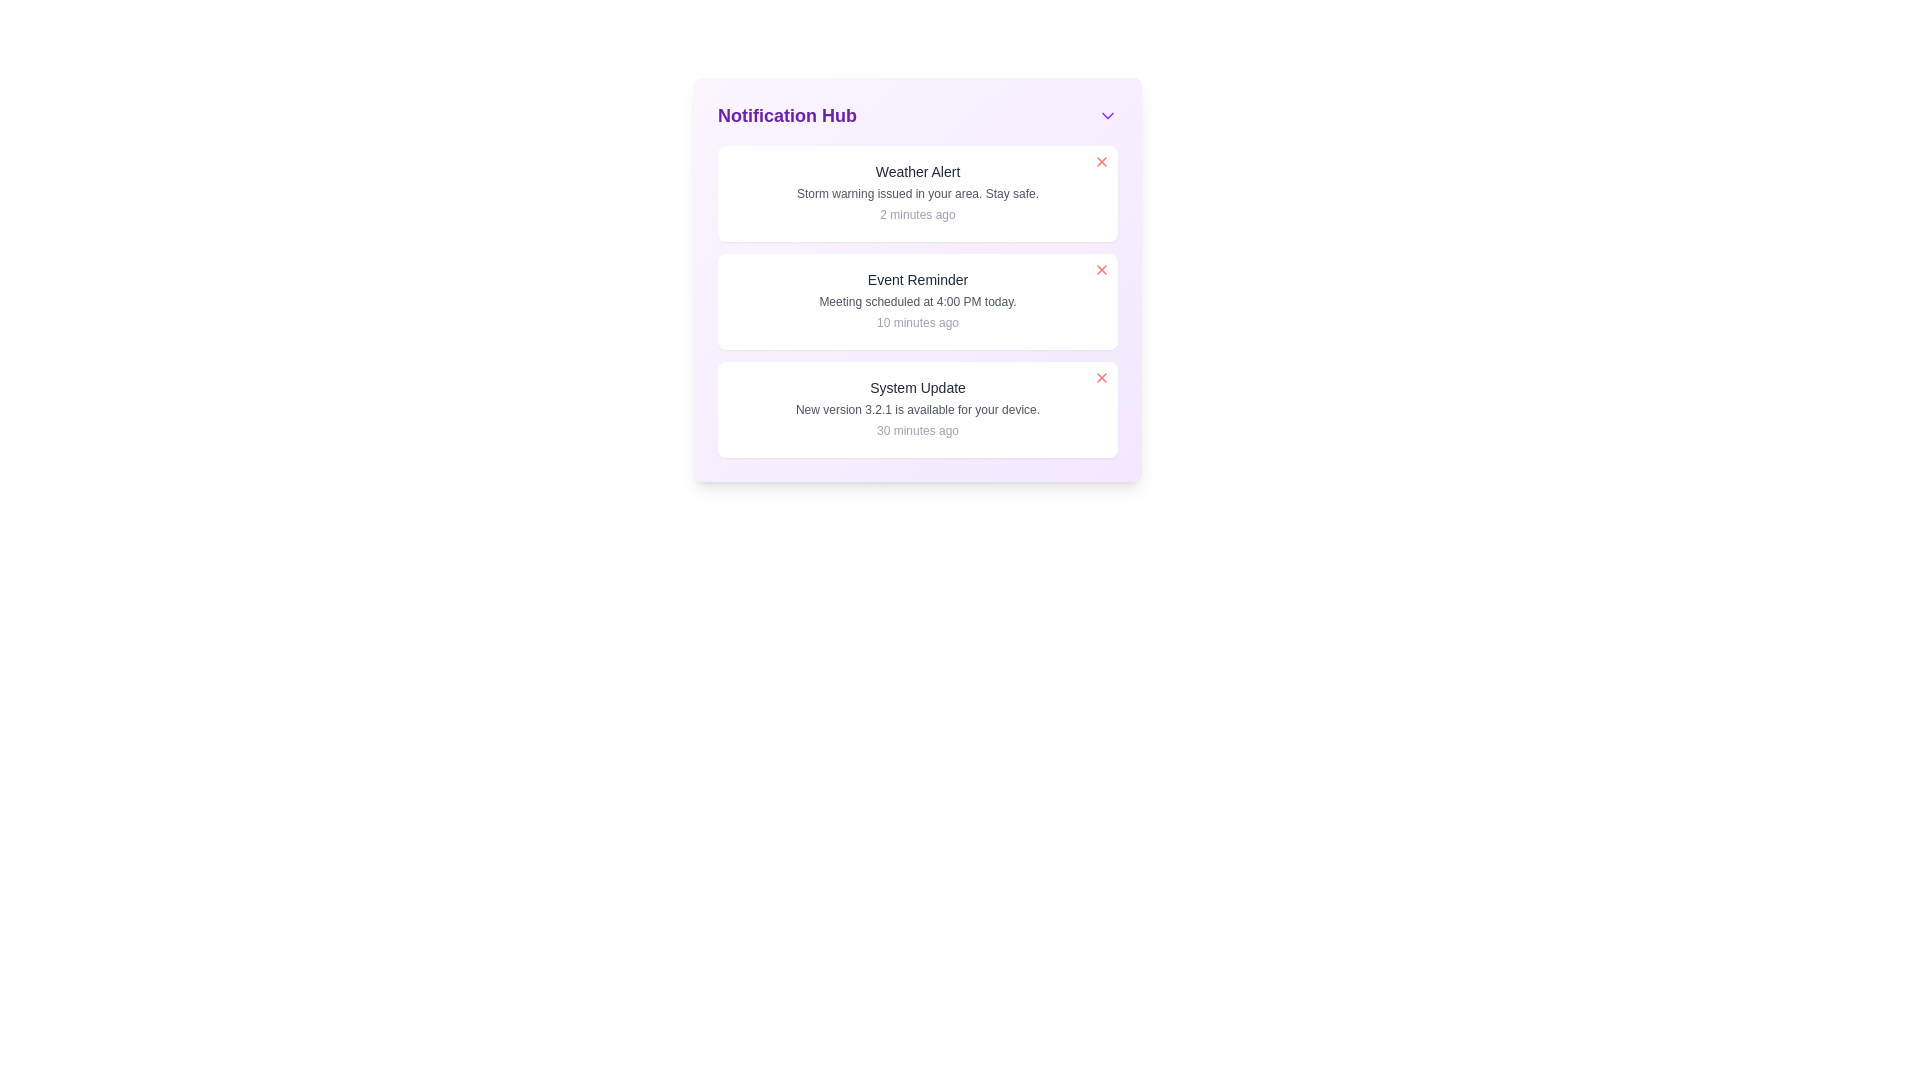 Image resolution: width=1920 pixels, height=1080 pixels. Describe the element at coordinates (1101, 378) in the screenshot. I see `the red 'X' icon button located at the top-right corner of the 'System Update' notification block` at that location.